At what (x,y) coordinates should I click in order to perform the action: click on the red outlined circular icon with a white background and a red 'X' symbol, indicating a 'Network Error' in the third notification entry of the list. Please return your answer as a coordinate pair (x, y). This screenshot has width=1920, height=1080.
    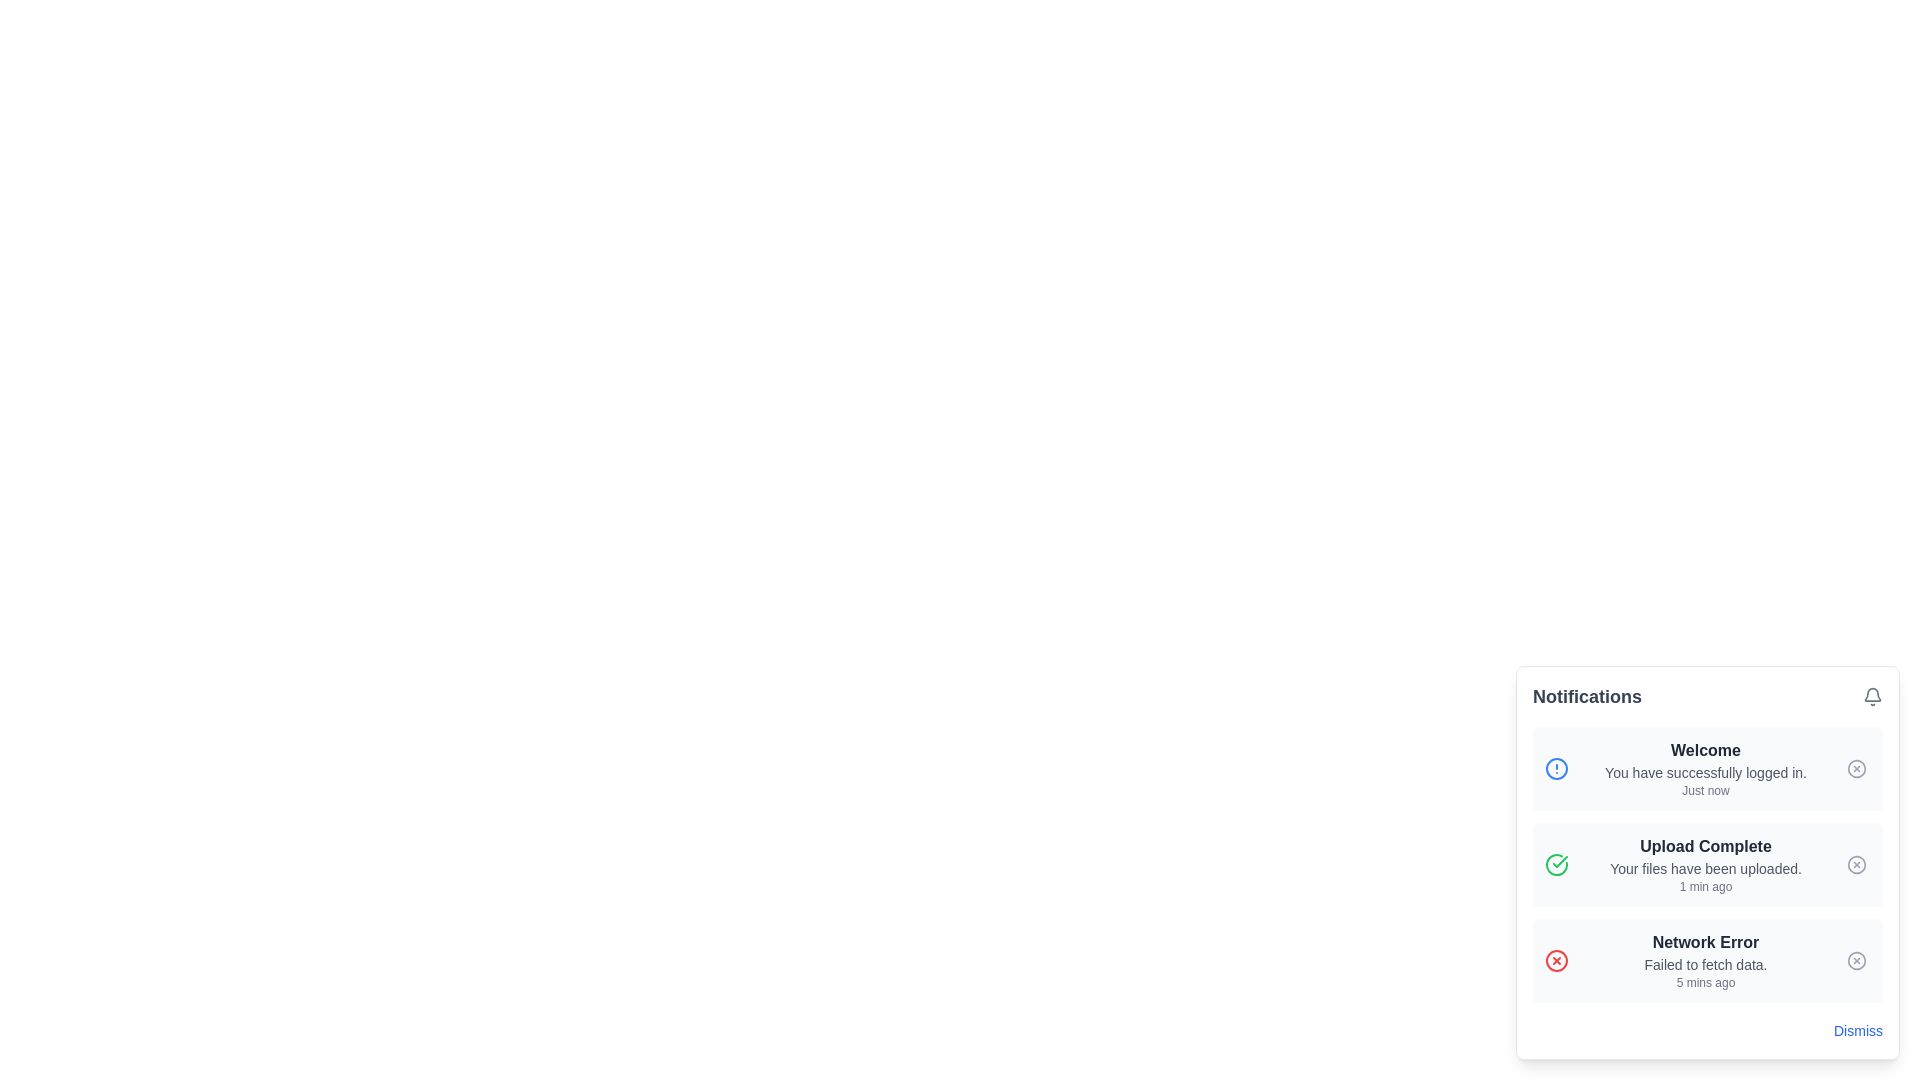
    Looking at the image, I should click on (1555, 959).